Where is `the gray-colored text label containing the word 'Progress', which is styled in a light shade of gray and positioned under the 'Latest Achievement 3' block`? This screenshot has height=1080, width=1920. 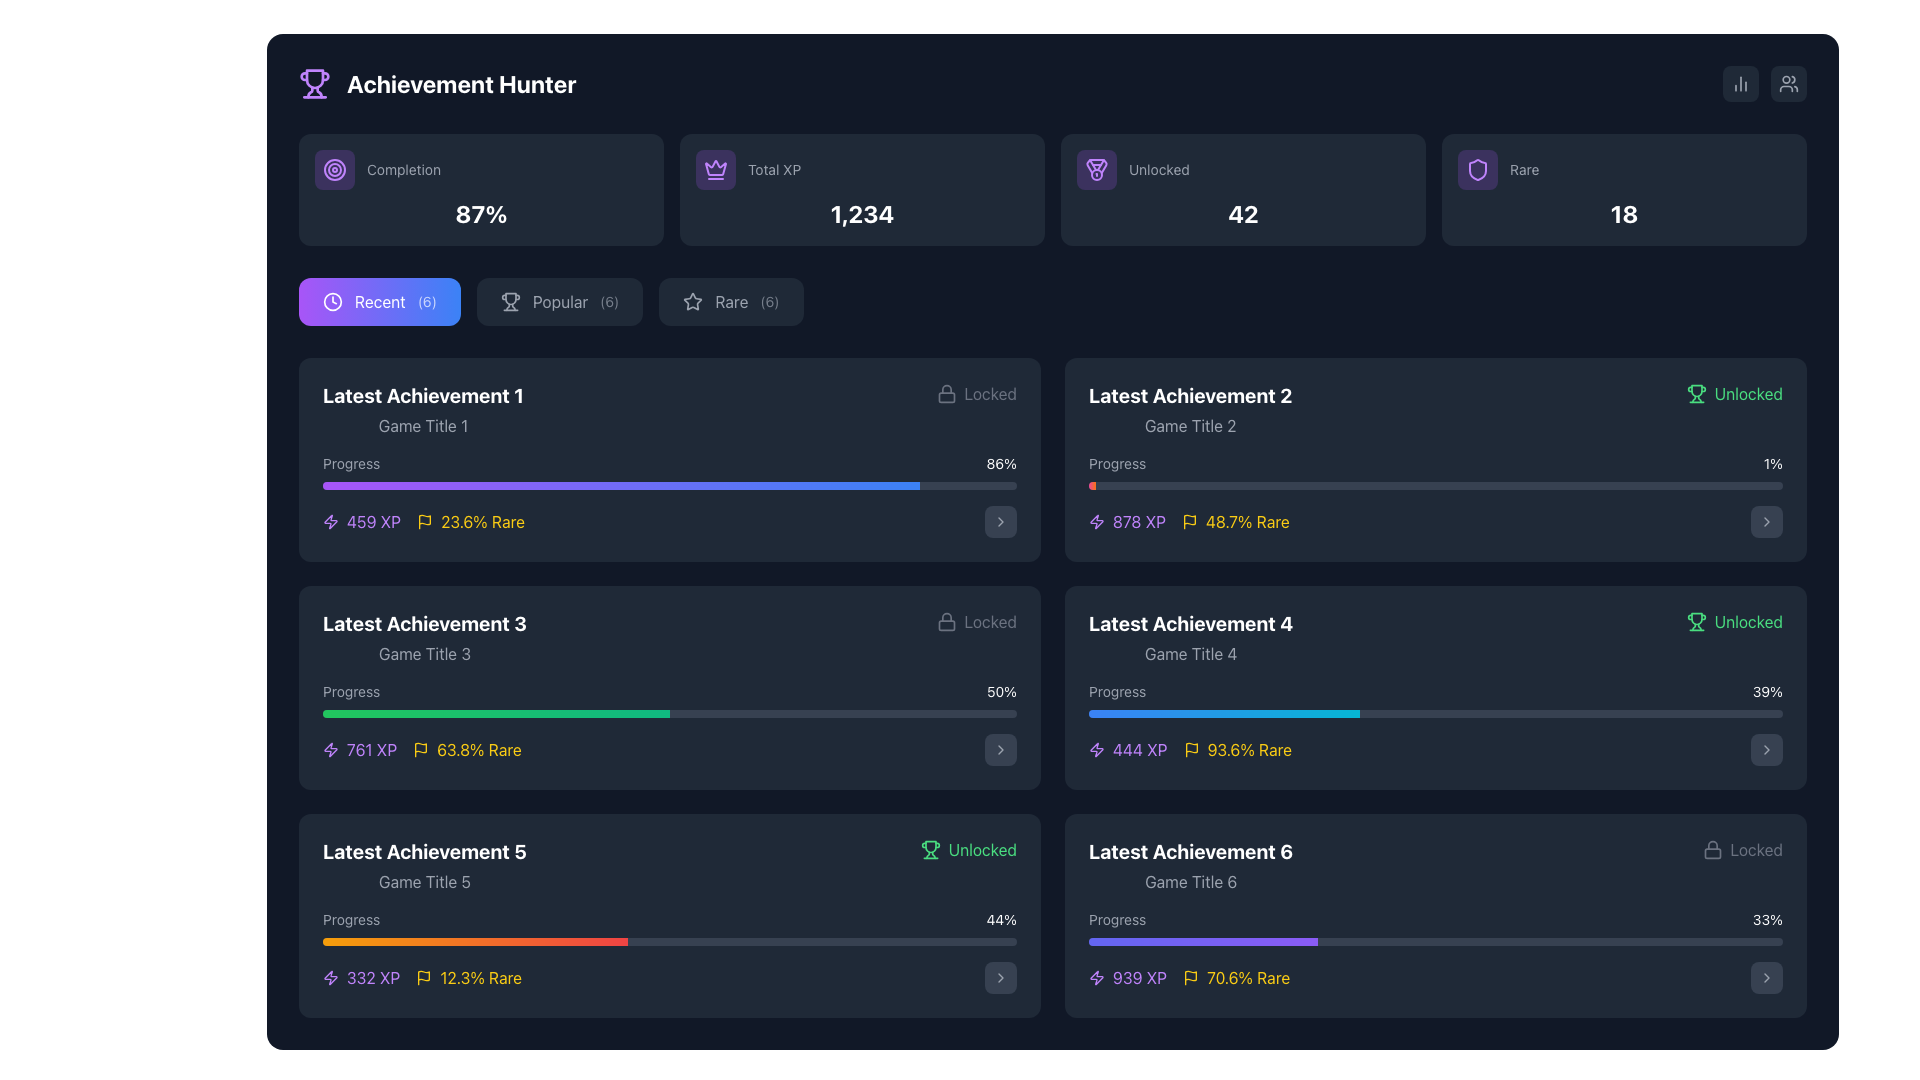
the gray-colored text label containing the word 'Progress', which is styled in a light shade of gray and positioned under the 'Latest Achievement 3' block is located at coordinates (351, 690).